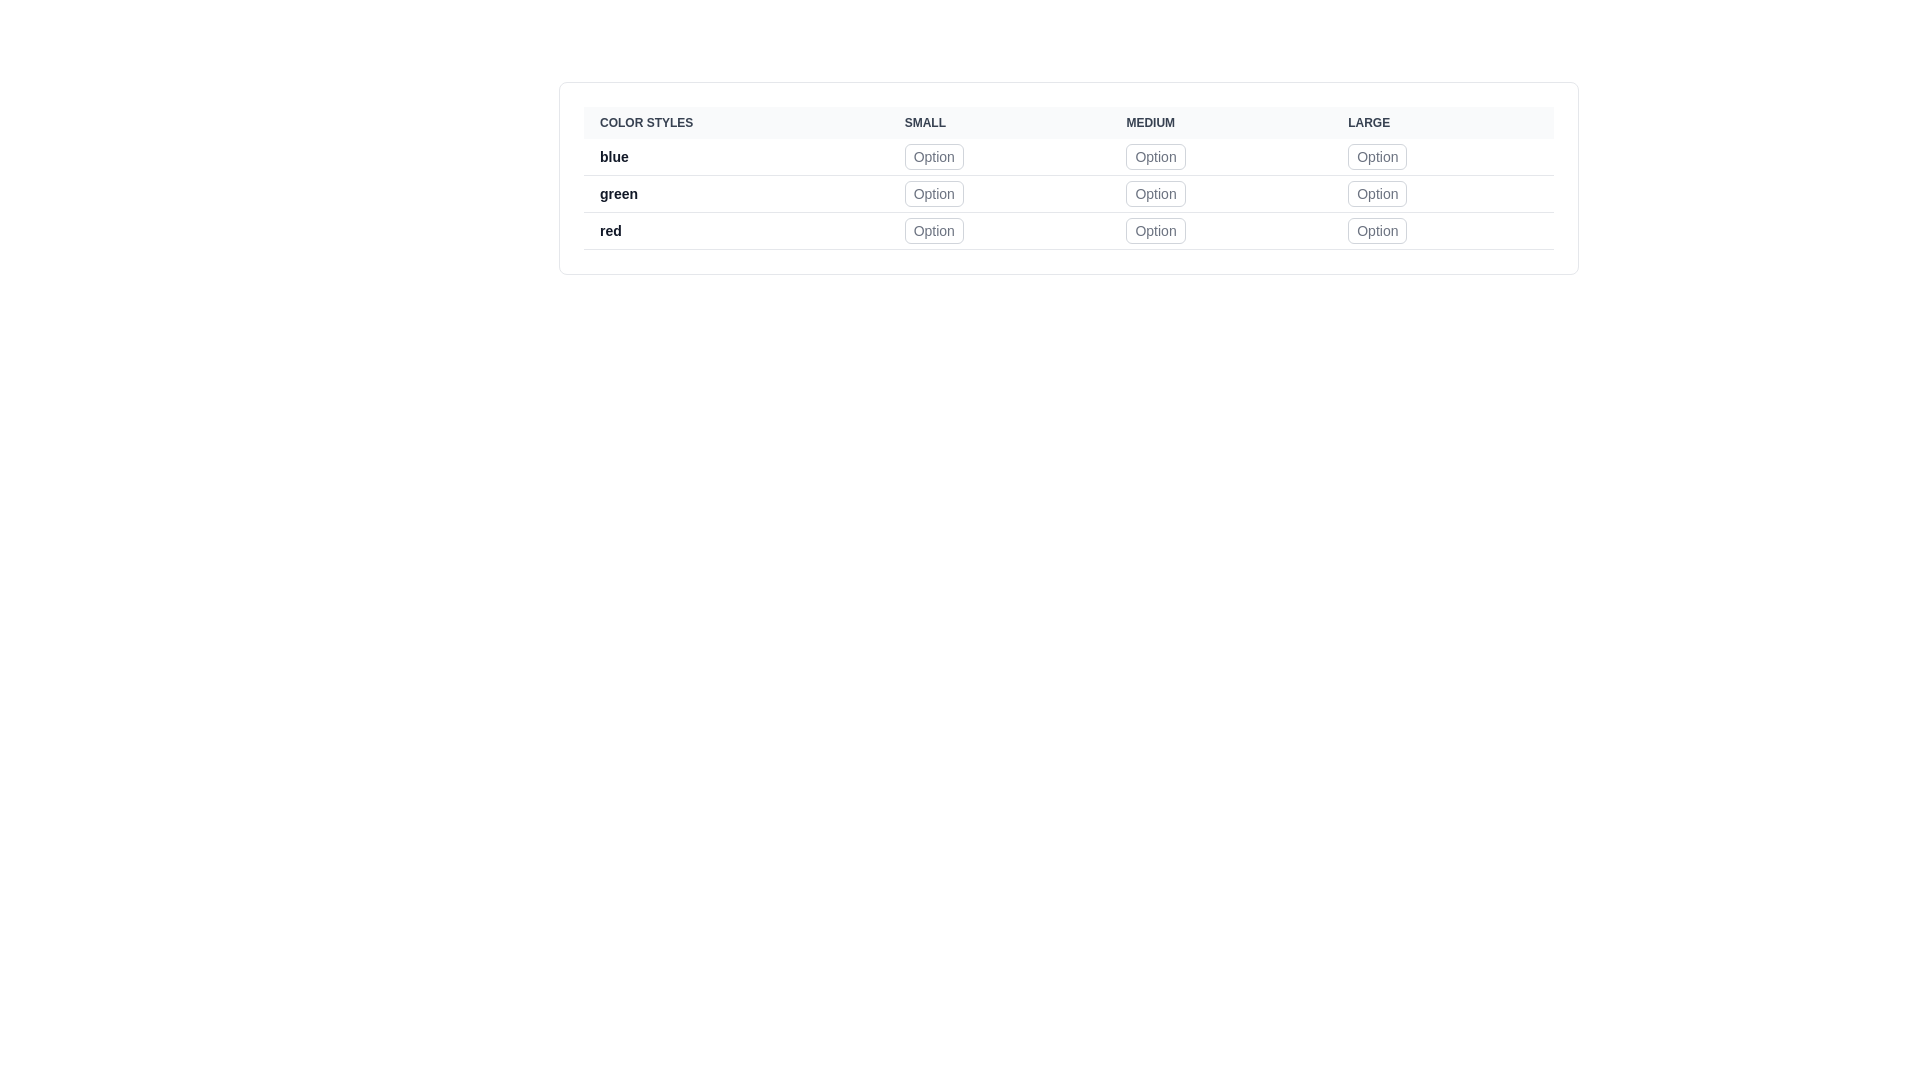 The image size is (1920, 1080). What do you see at coordinates (1443, 156) in the screenshot?
I see `the rectangular light blue button labeled 'Option' located in the 'Large' column of the first row of the table, to the right of other 'Option' elements, within the section labeled 'blue'` at bounding box center [1443, 156].